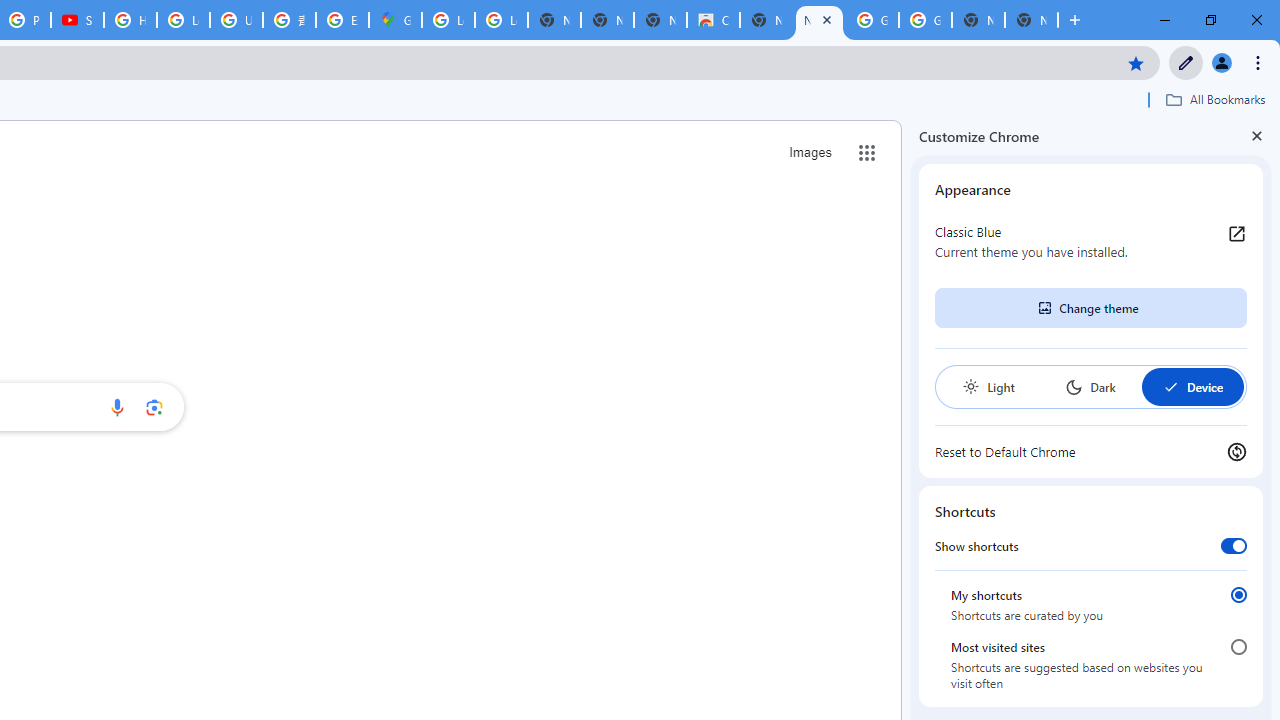 This screenshot has width=1280, height=720. Describe the element at coordinates (867, 152) in the screenshot. I see `'Google apps'` at that location.